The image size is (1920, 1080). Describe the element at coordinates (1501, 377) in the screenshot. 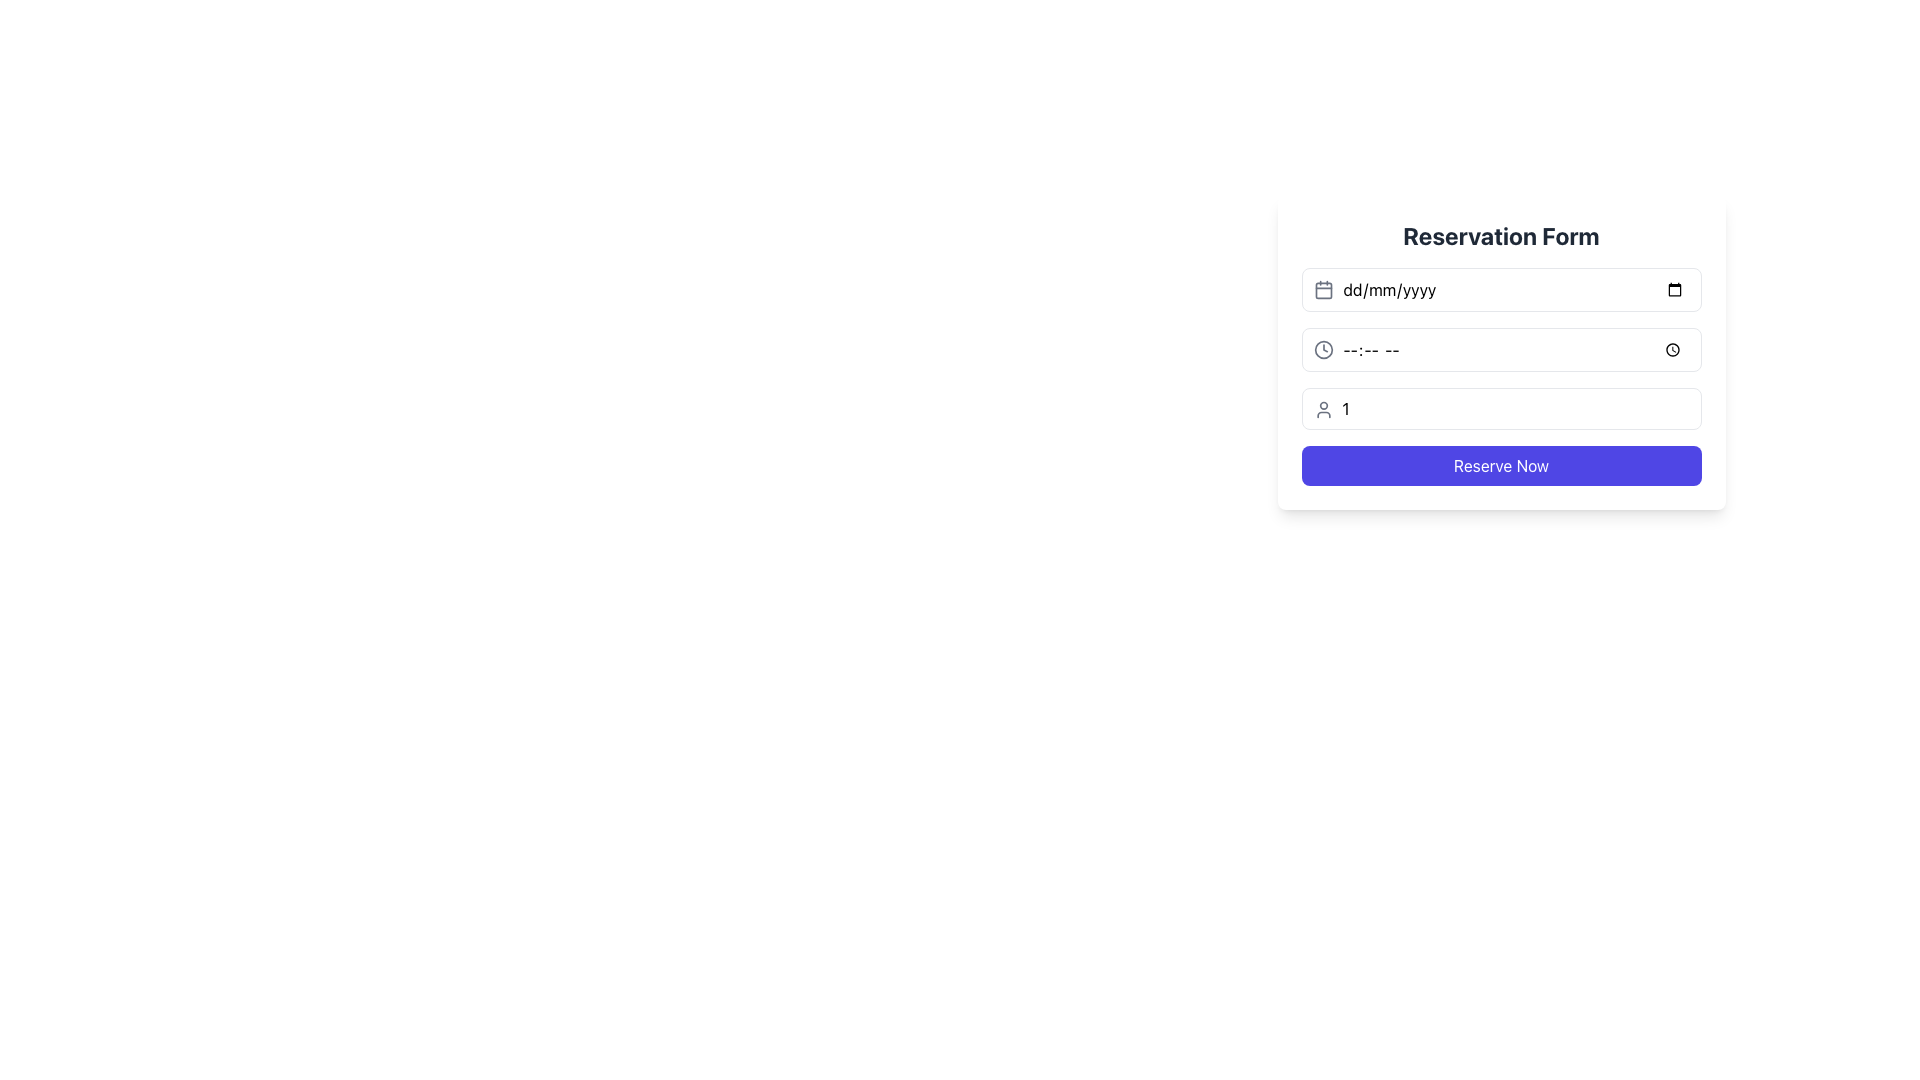

I see `the time input field within the composite input form element in the 'Reservation Form' section` at that location.